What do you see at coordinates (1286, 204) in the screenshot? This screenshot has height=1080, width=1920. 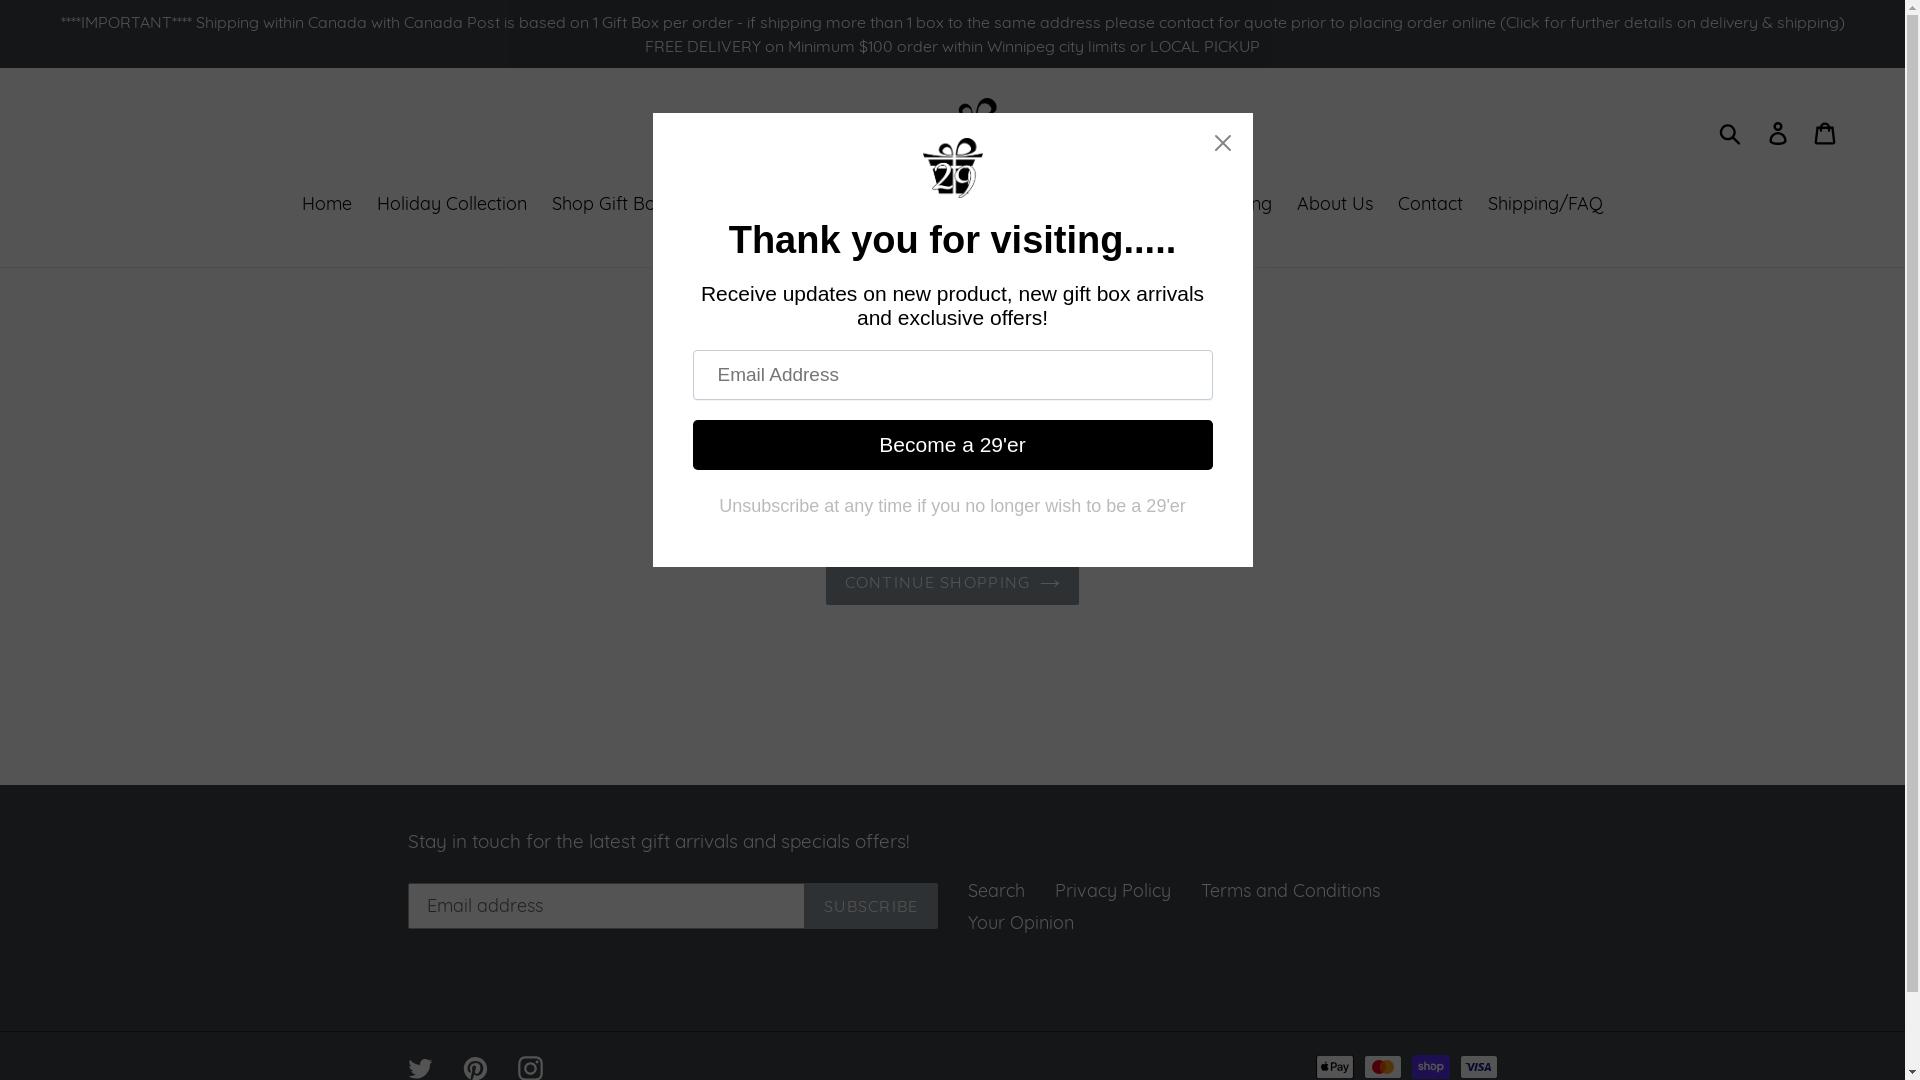 I see `'About Us'` at bounding box center [1286, 204].